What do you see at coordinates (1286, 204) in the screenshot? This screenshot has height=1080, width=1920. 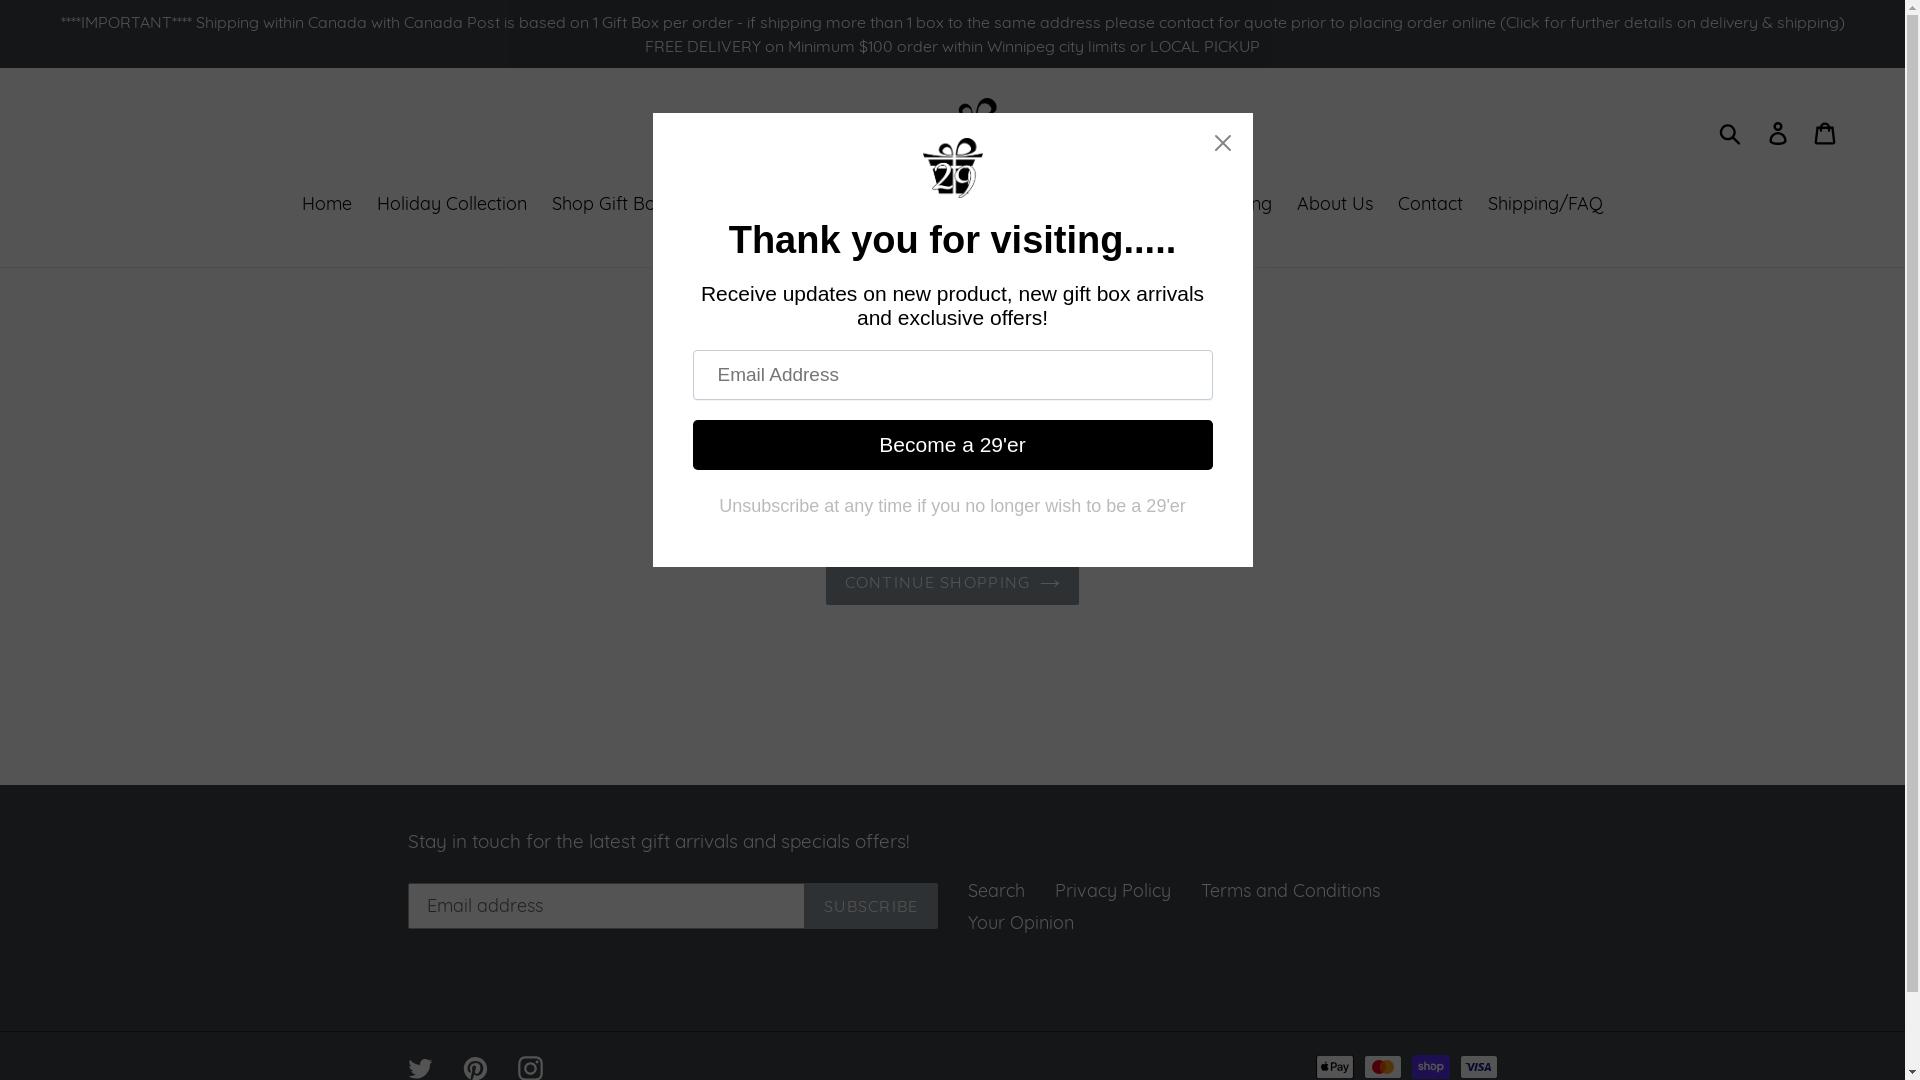 I see `'About Us'` at bounding box center [1286, 204].